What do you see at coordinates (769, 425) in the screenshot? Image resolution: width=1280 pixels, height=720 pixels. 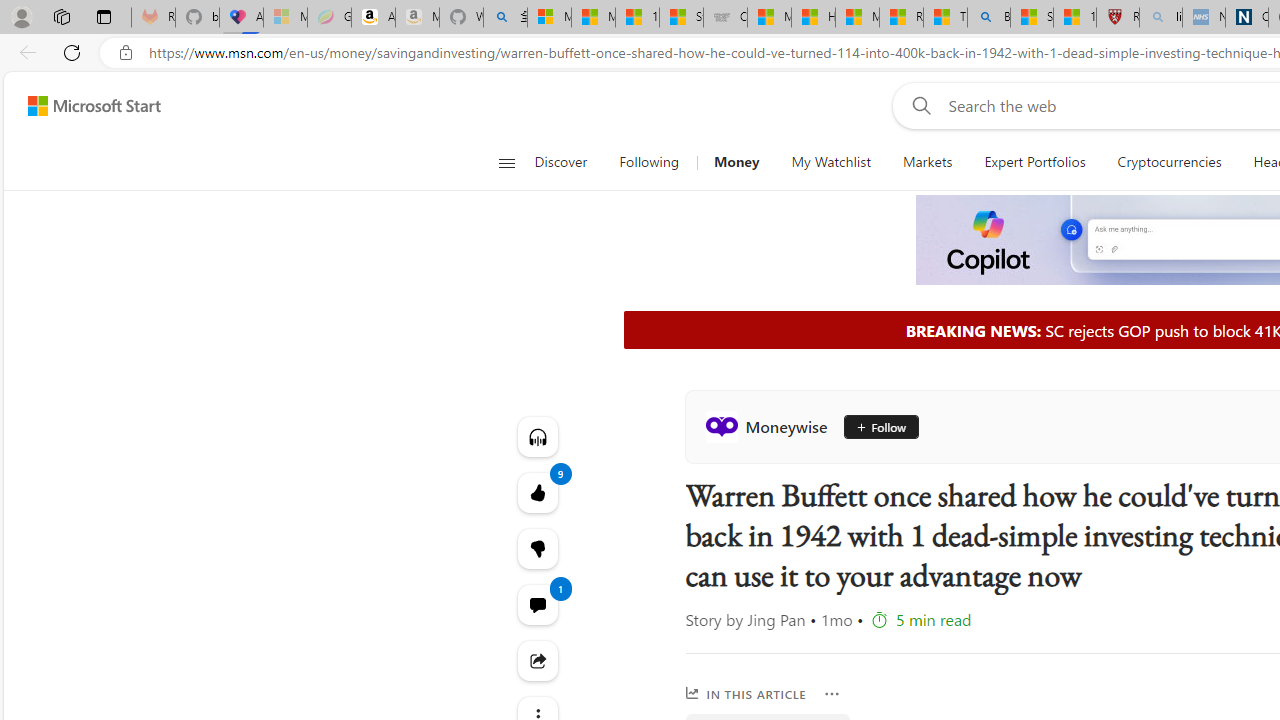 I see `'Moneywise'` at bounding box center [769, 425].